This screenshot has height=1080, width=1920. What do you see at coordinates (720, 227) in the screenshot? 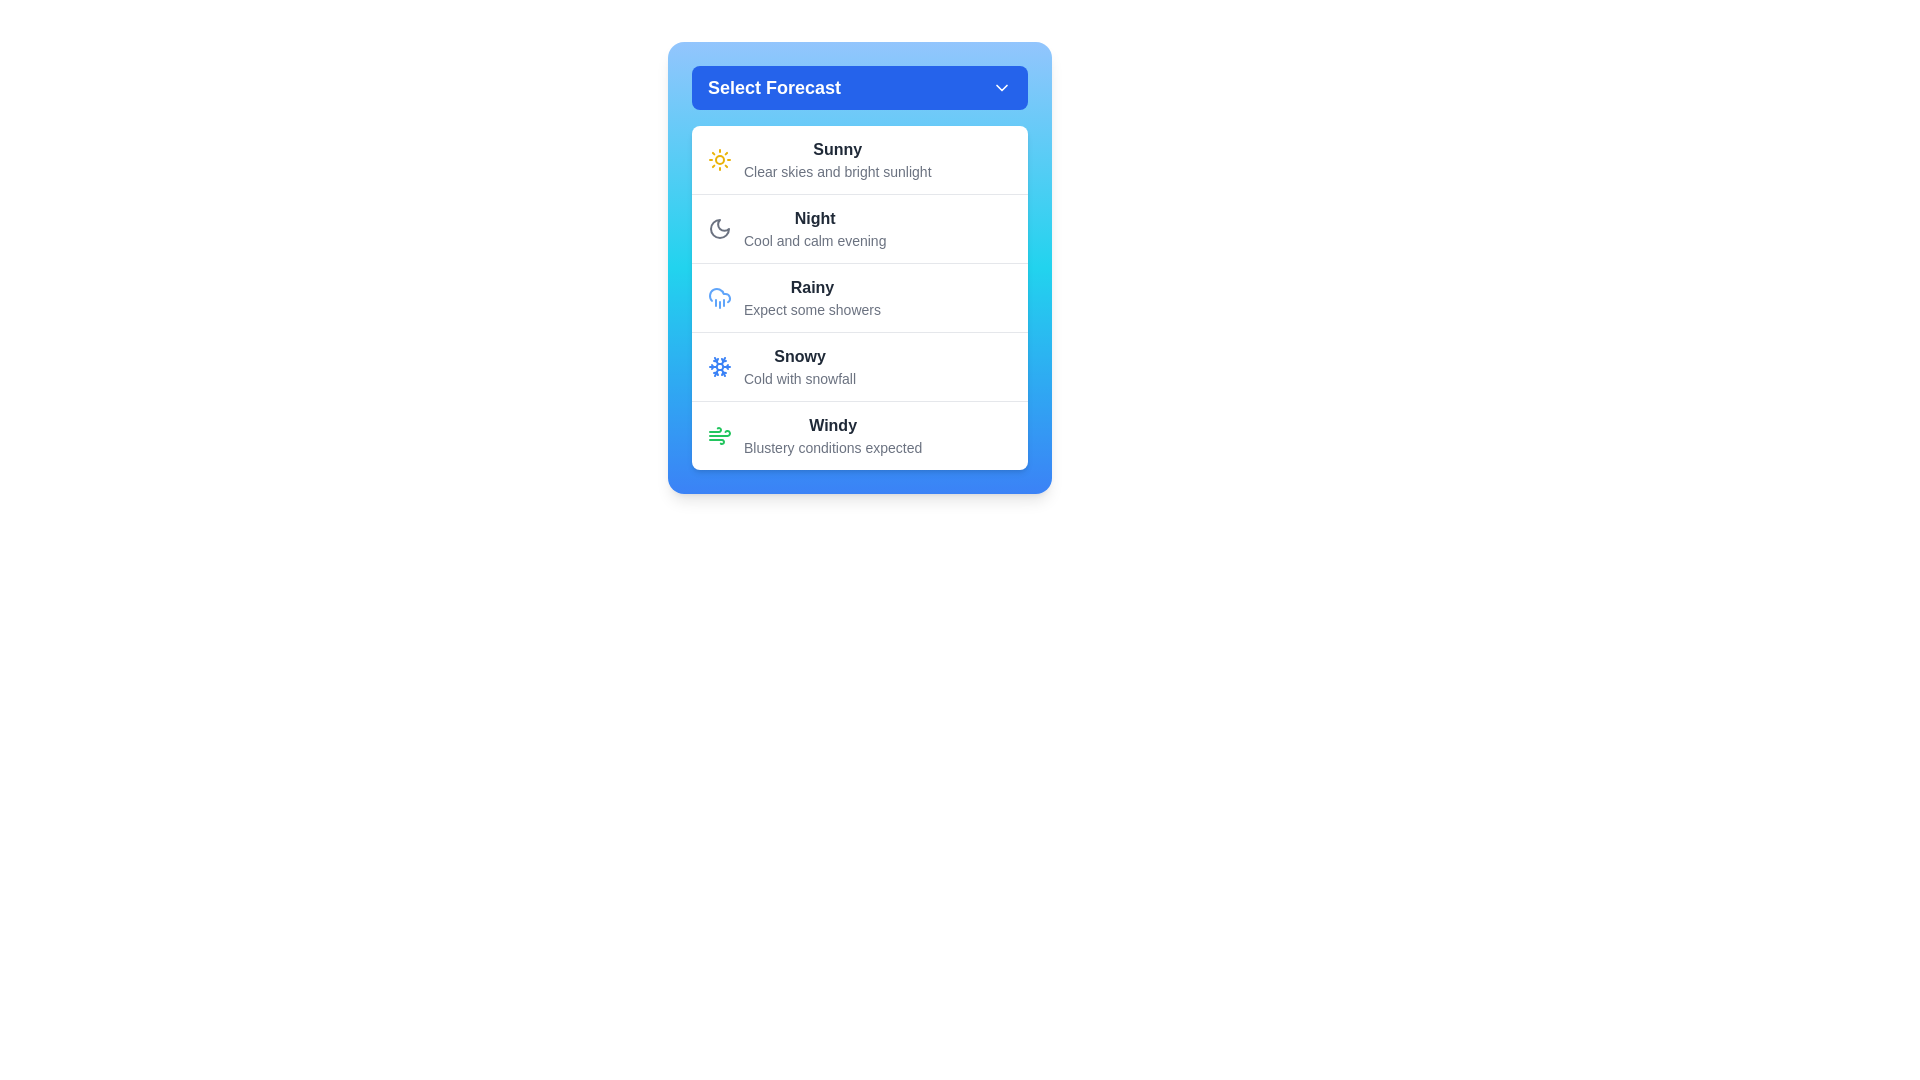
I see `the 'Night' icon in the forecast selection menu, which visually represents the night-time weather forecast and is located in the second row, adjacent to the text label` at bounding box center [720, 227].